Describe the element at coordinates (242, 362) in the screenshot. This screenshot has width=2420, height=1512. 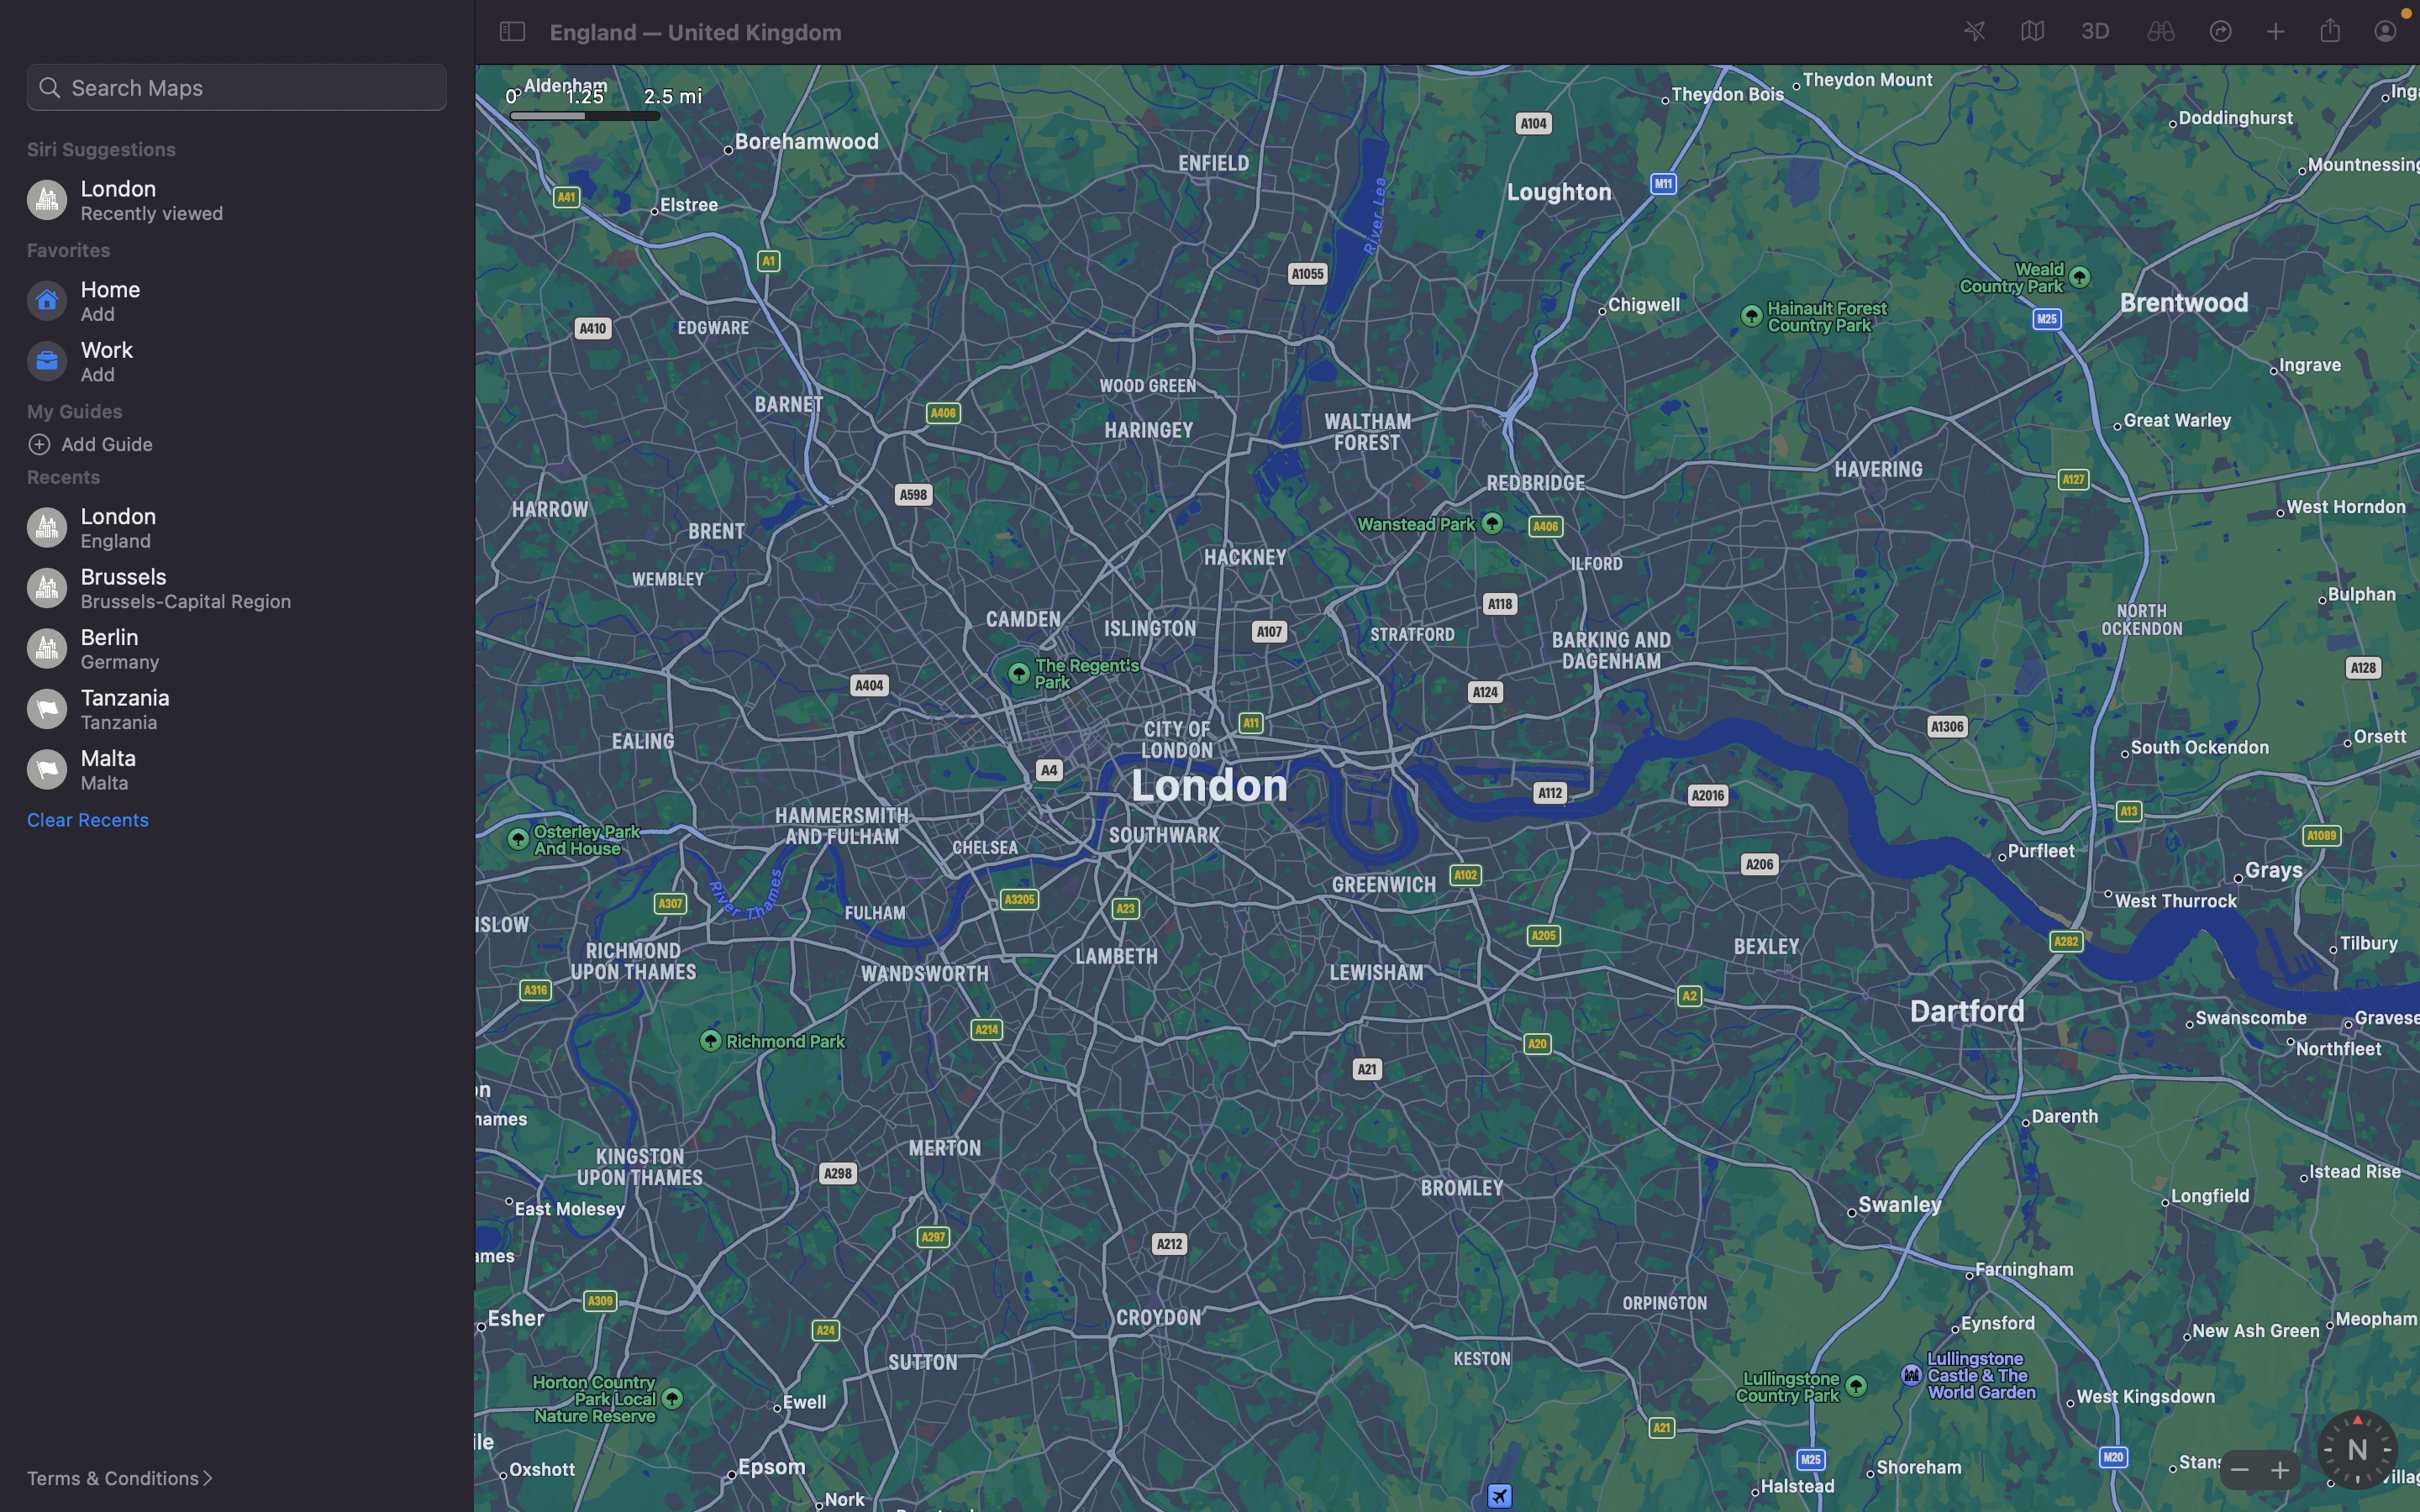
I see `Incorporate a new office location` at that location.